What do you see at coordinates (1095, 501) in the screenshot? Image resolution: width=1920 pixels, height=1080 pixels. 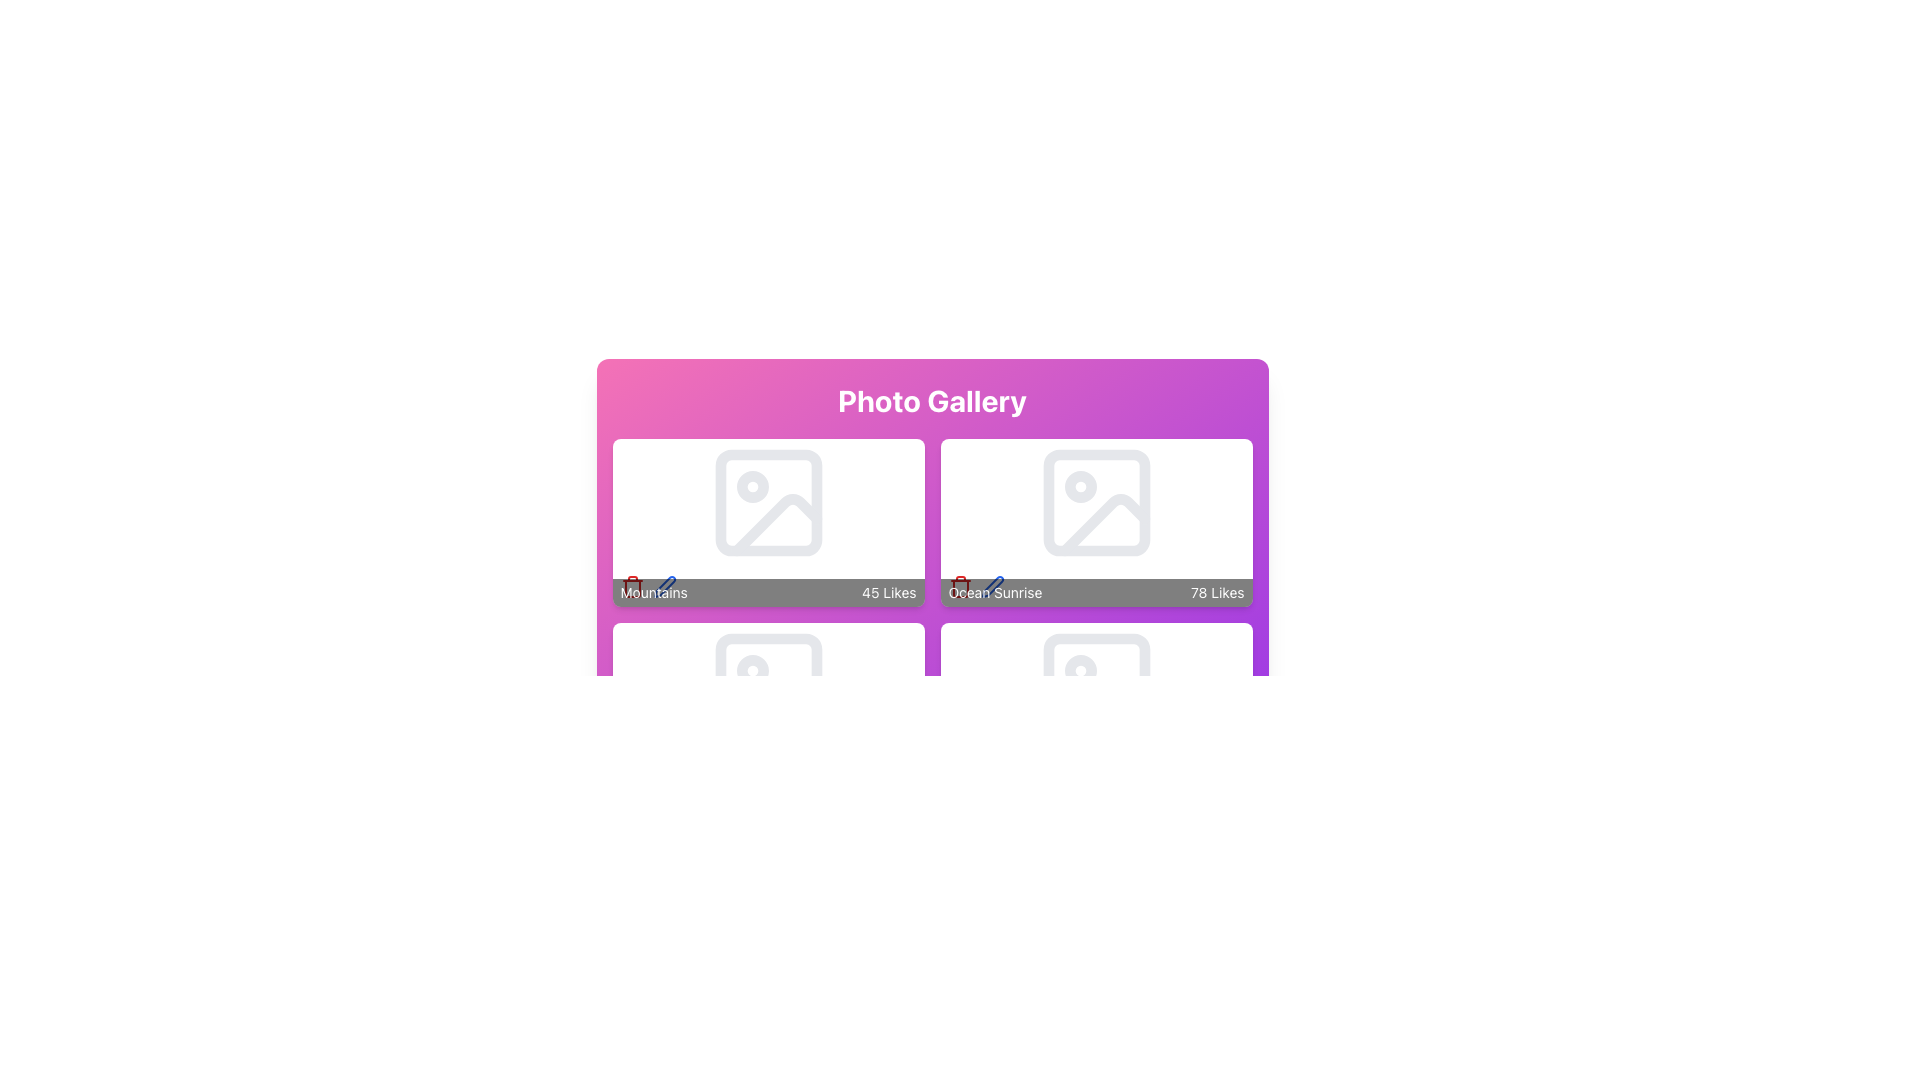 I see `the icon resembling a generic image placeholder located in the second column of the first row of the photo gallery interface, above the text 'Ocean Sunrise' and '78 Likes'` at bounding box center [1095, 501].